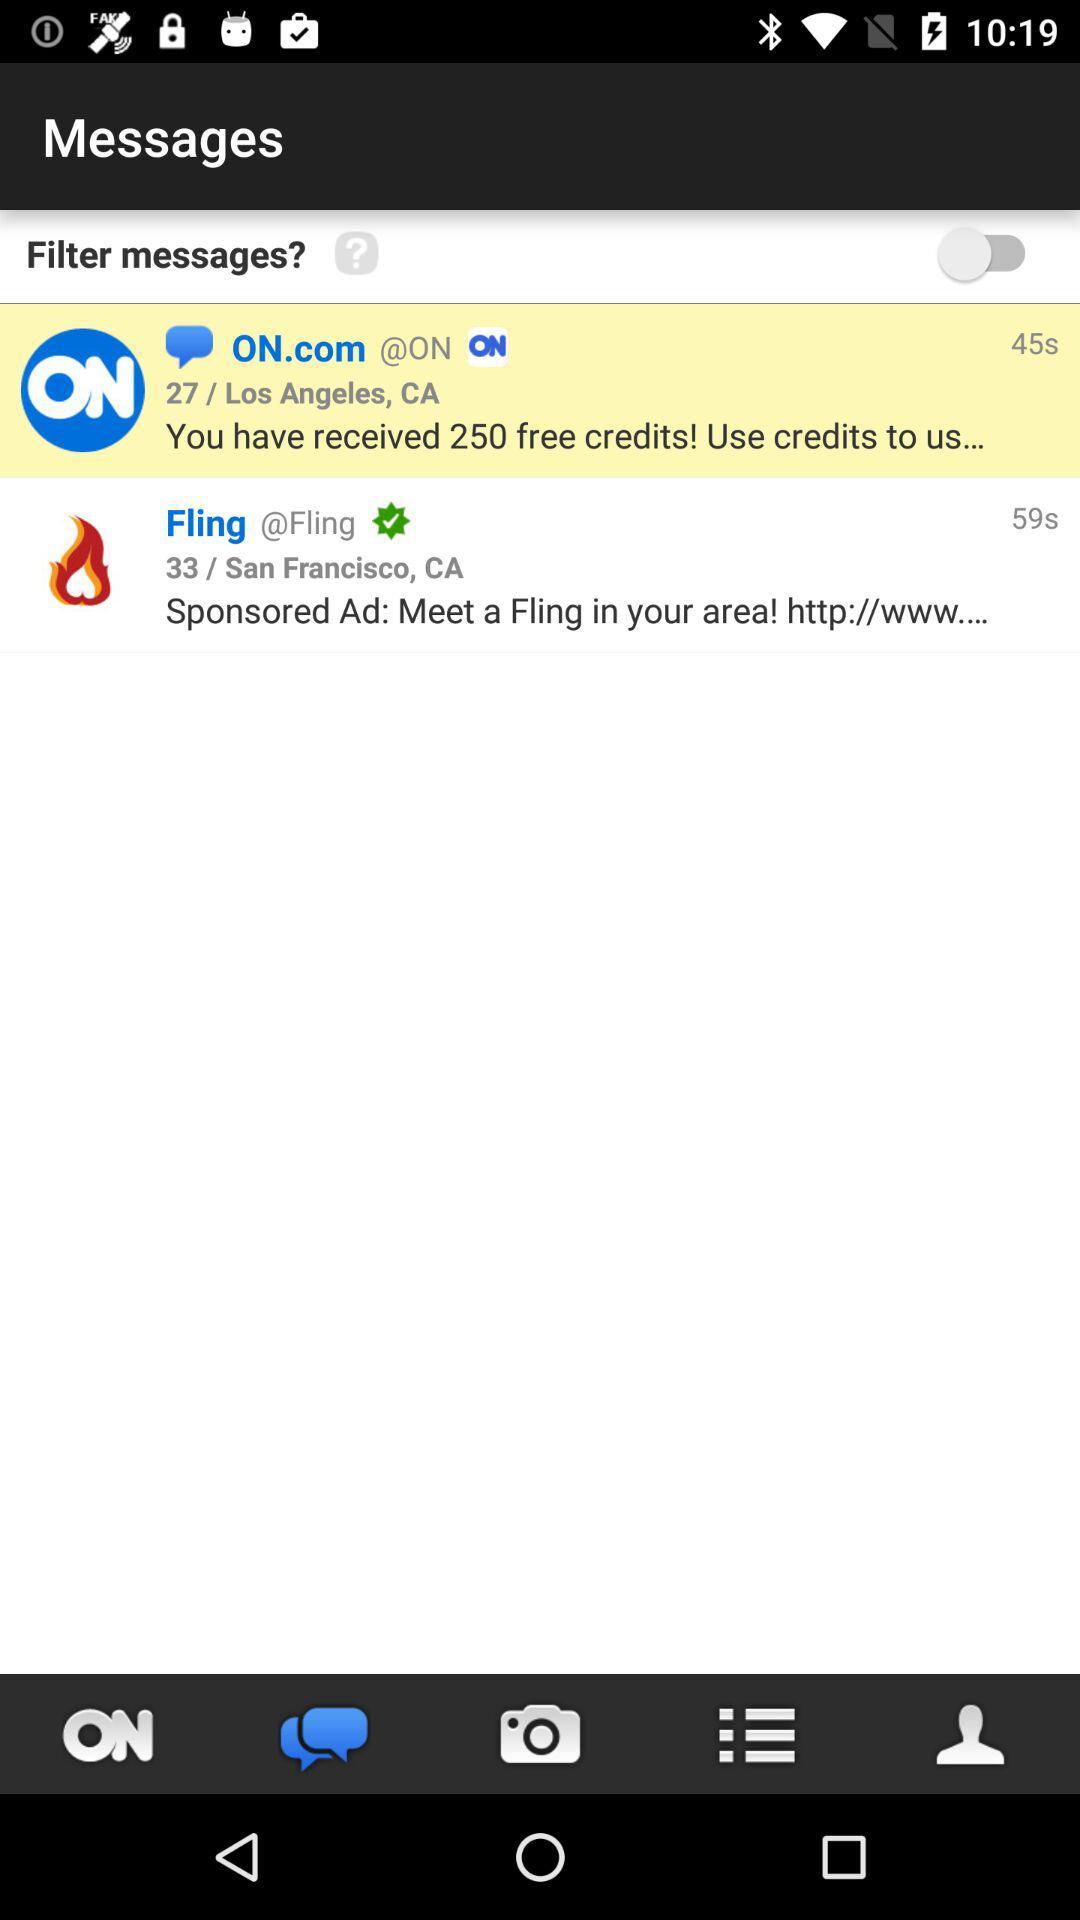 The width and height of the screenshot is (1080, 1920). I want to click on switch chat option, so click(323, 1733).